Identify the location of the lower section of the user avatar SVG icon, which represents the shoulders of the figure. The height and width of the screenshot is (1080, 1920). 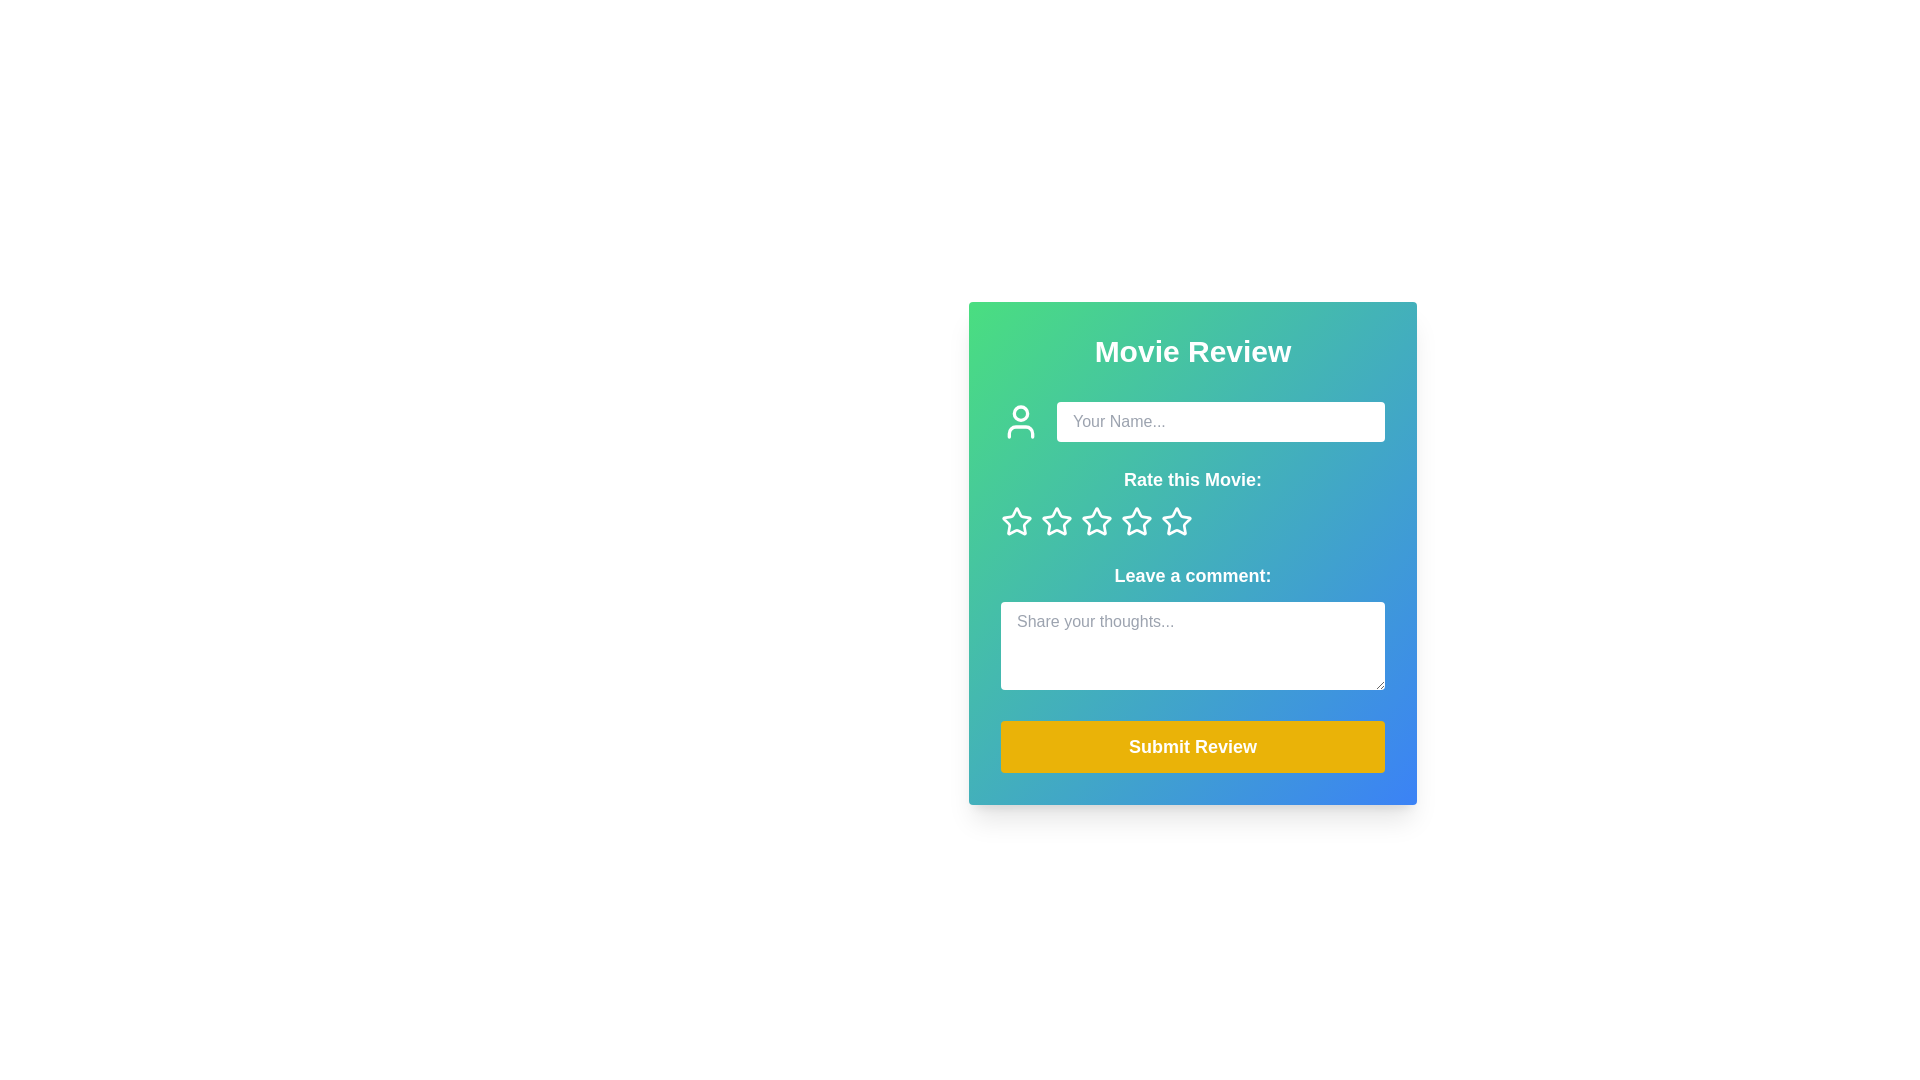
(1021, 431).